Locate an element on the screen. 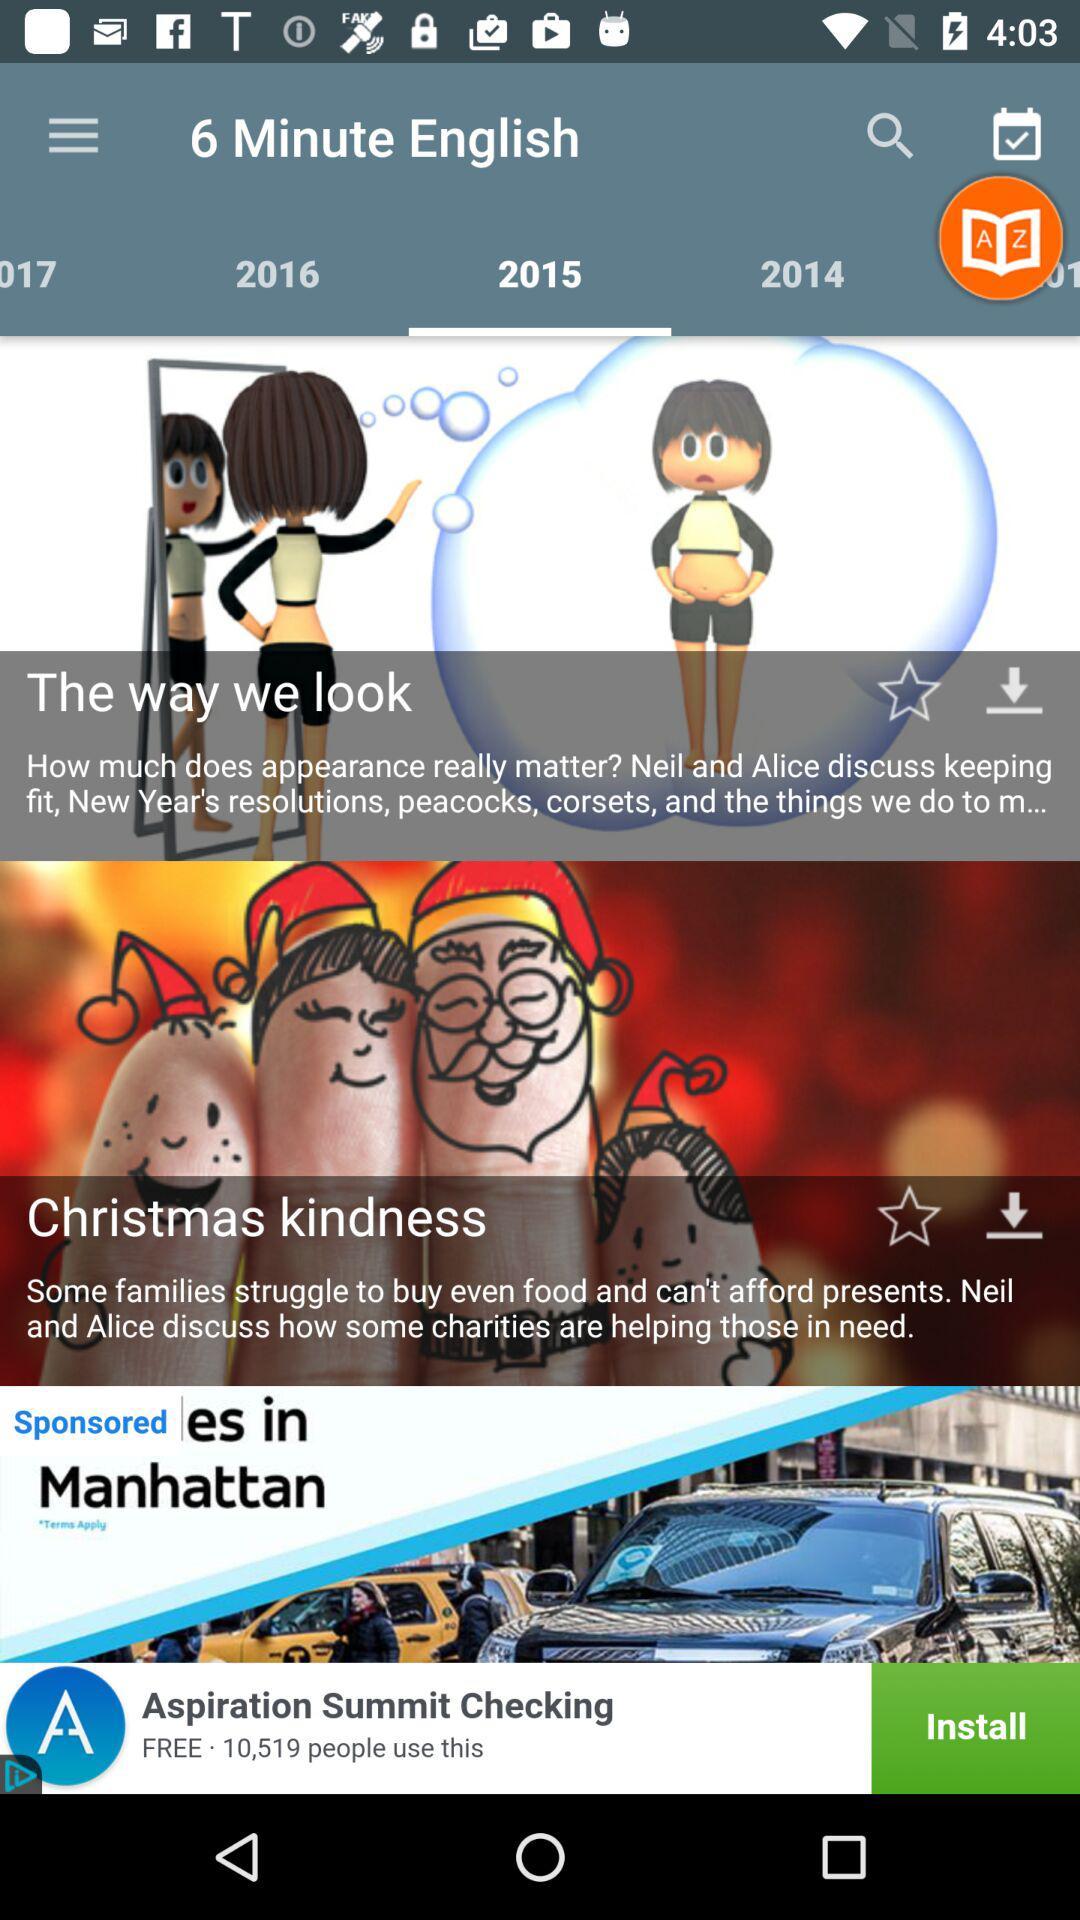  to advertisement is located at coordinates (540, 1523).